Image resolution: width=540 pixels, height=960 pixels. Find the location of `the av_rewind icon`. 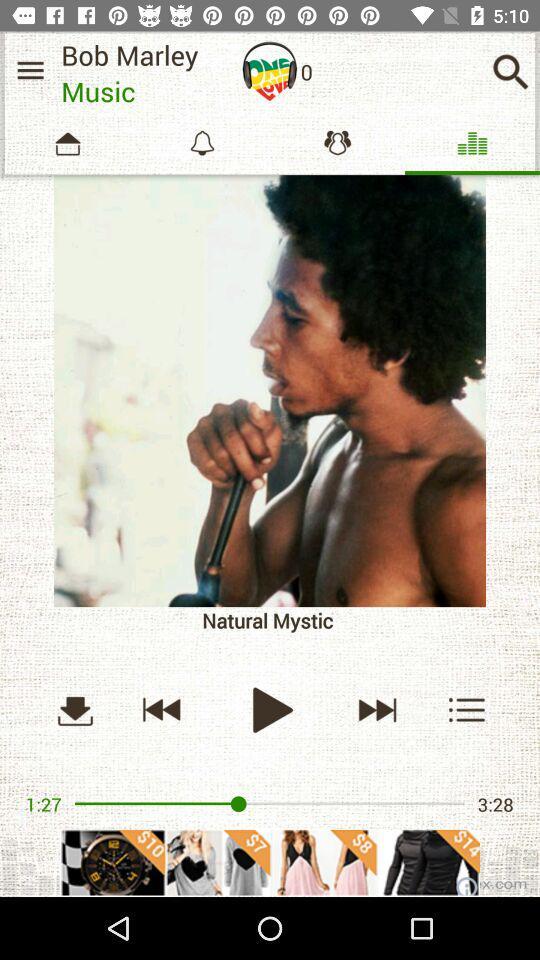

the av_rewind icon is located at coordinates (161, 709).